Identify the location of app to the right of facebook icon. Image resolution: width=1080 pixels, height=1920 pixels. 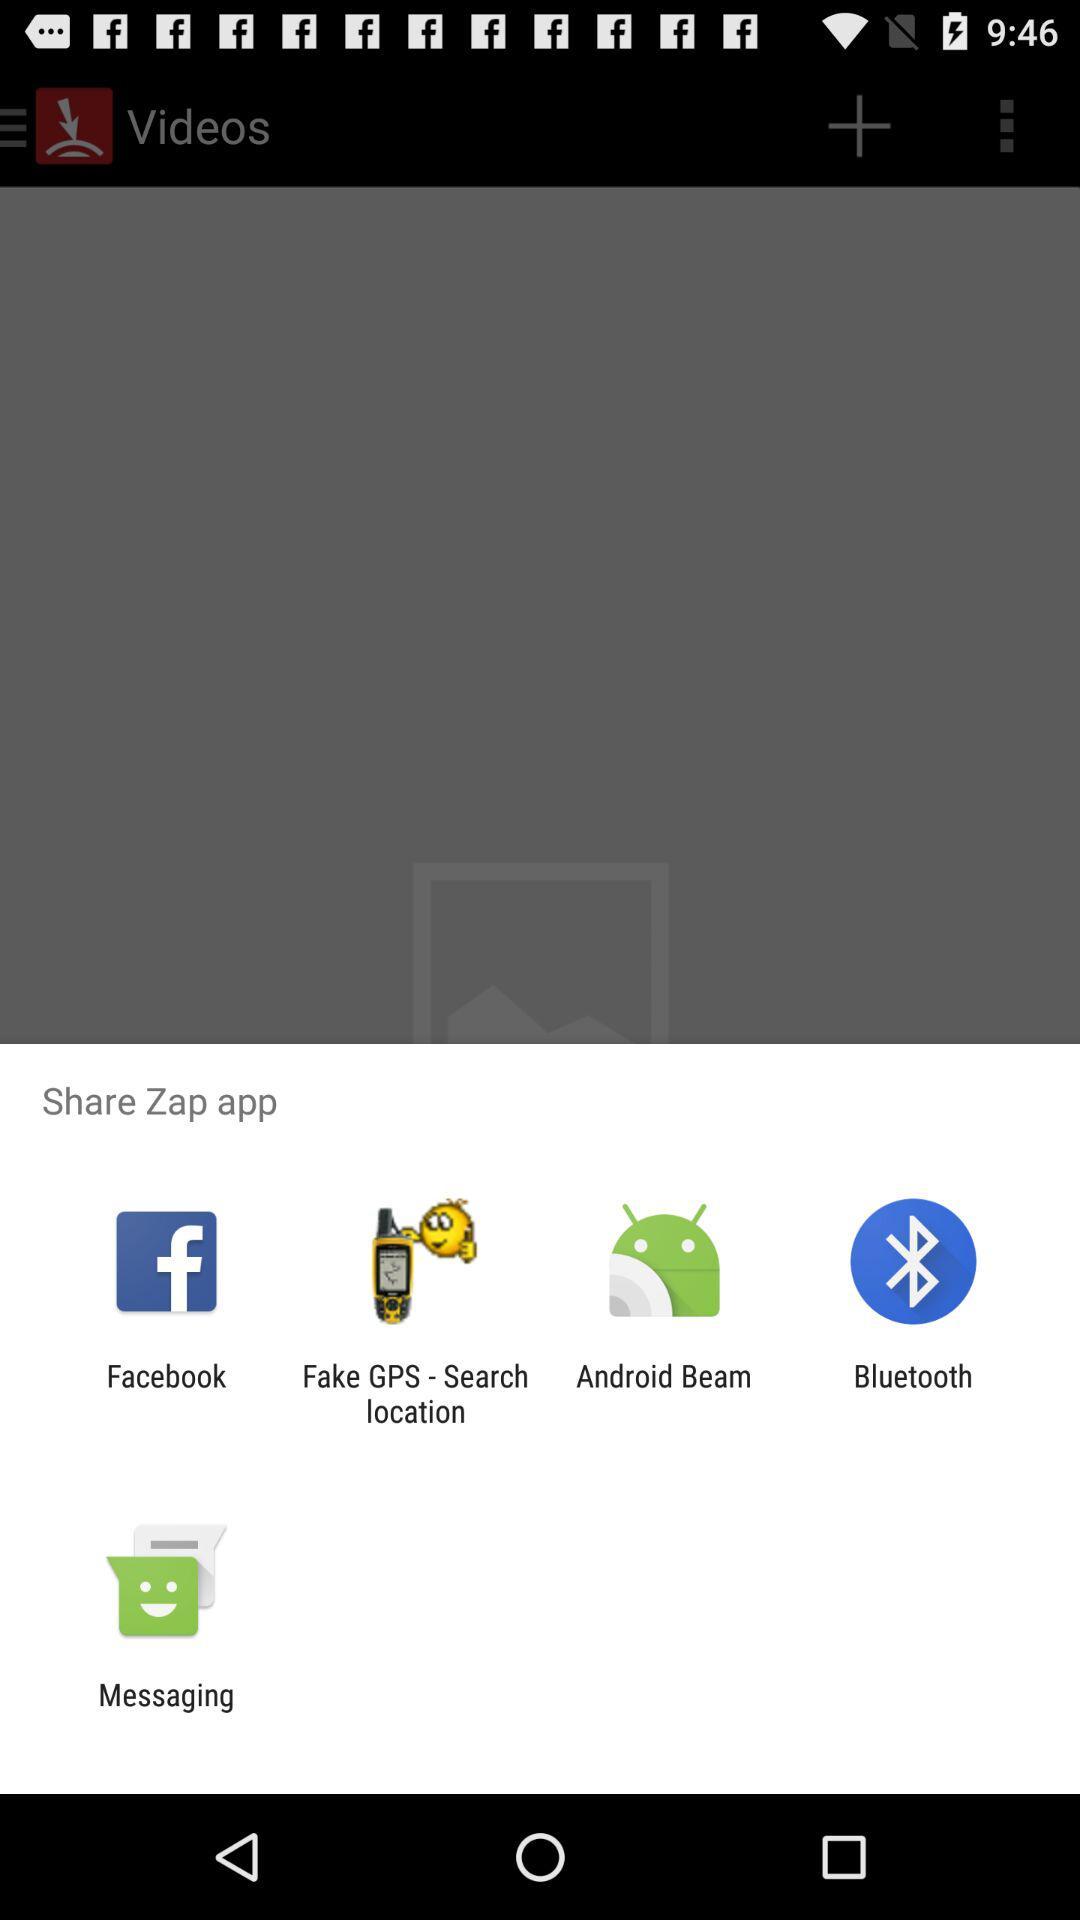
(414, 1392).